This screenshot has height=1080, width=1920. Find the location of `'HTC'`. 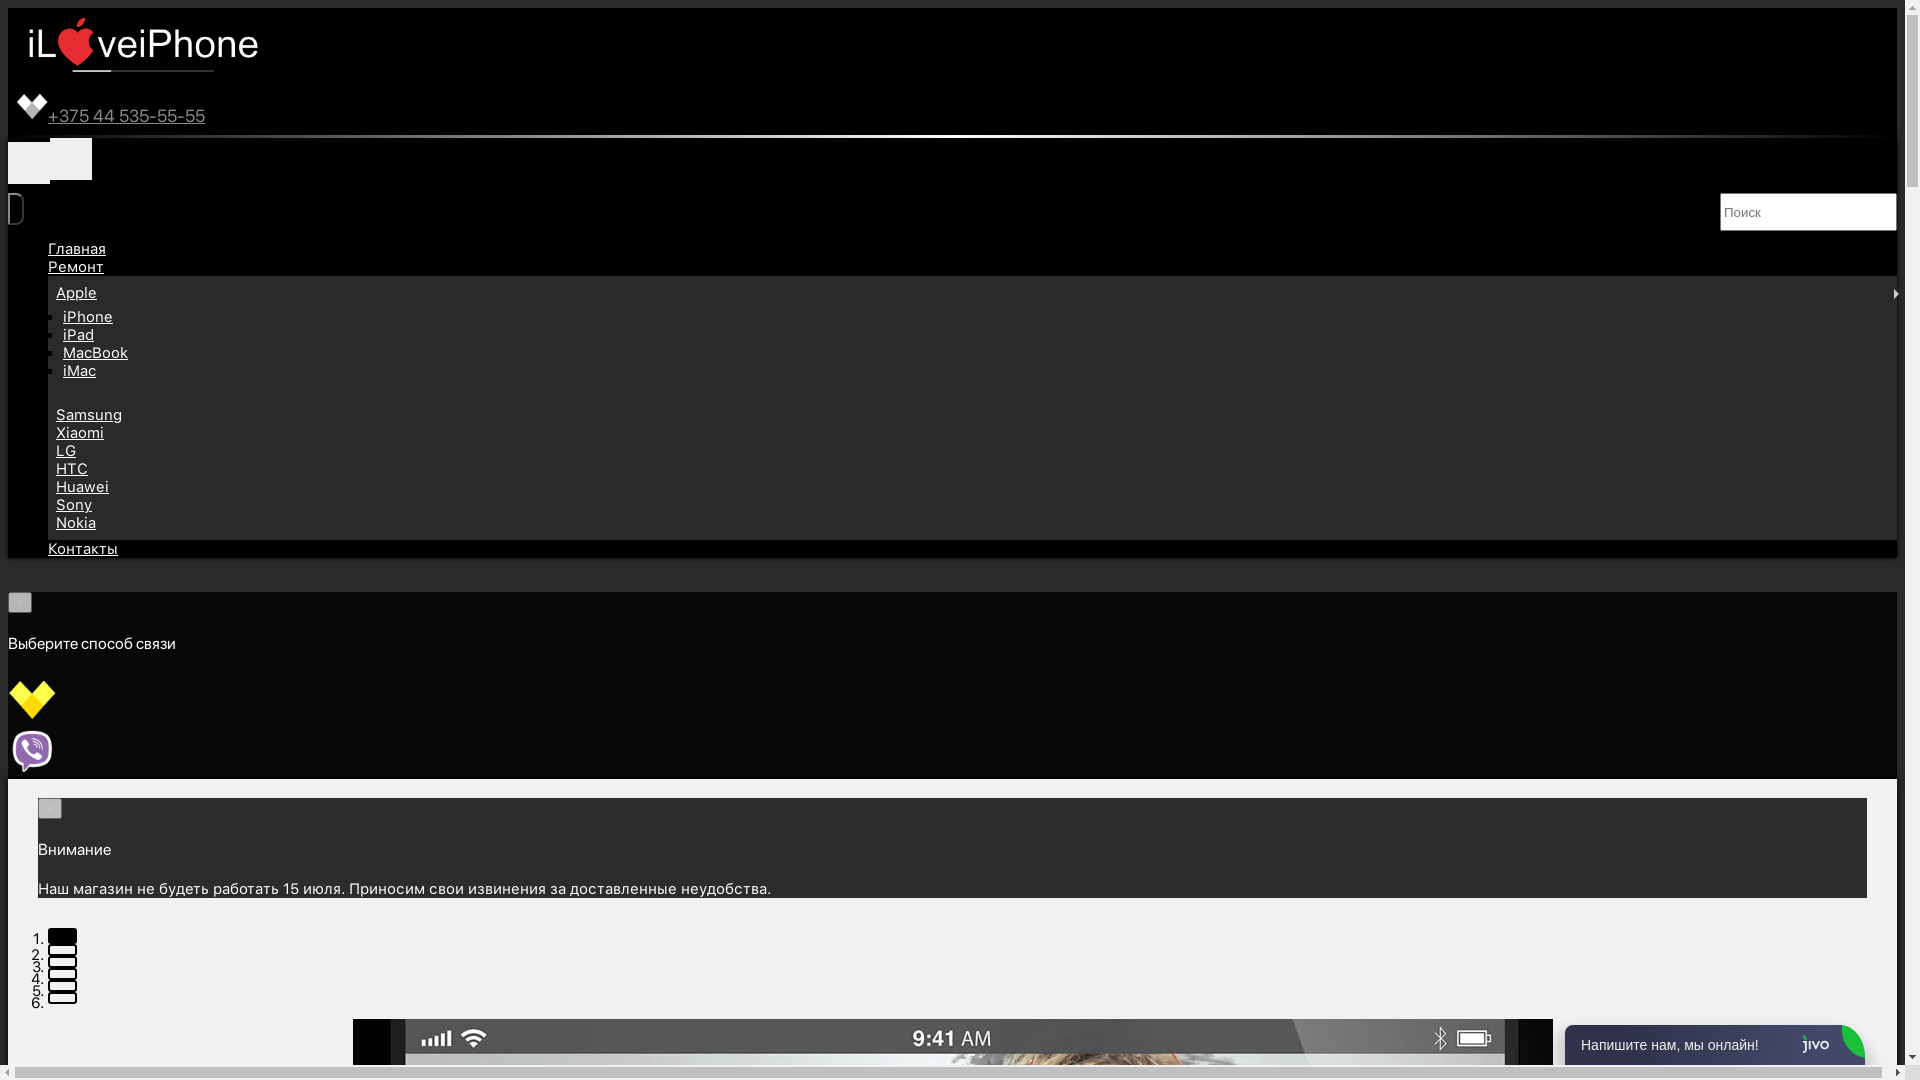

'HTC' is located at coordinates (56, 469).